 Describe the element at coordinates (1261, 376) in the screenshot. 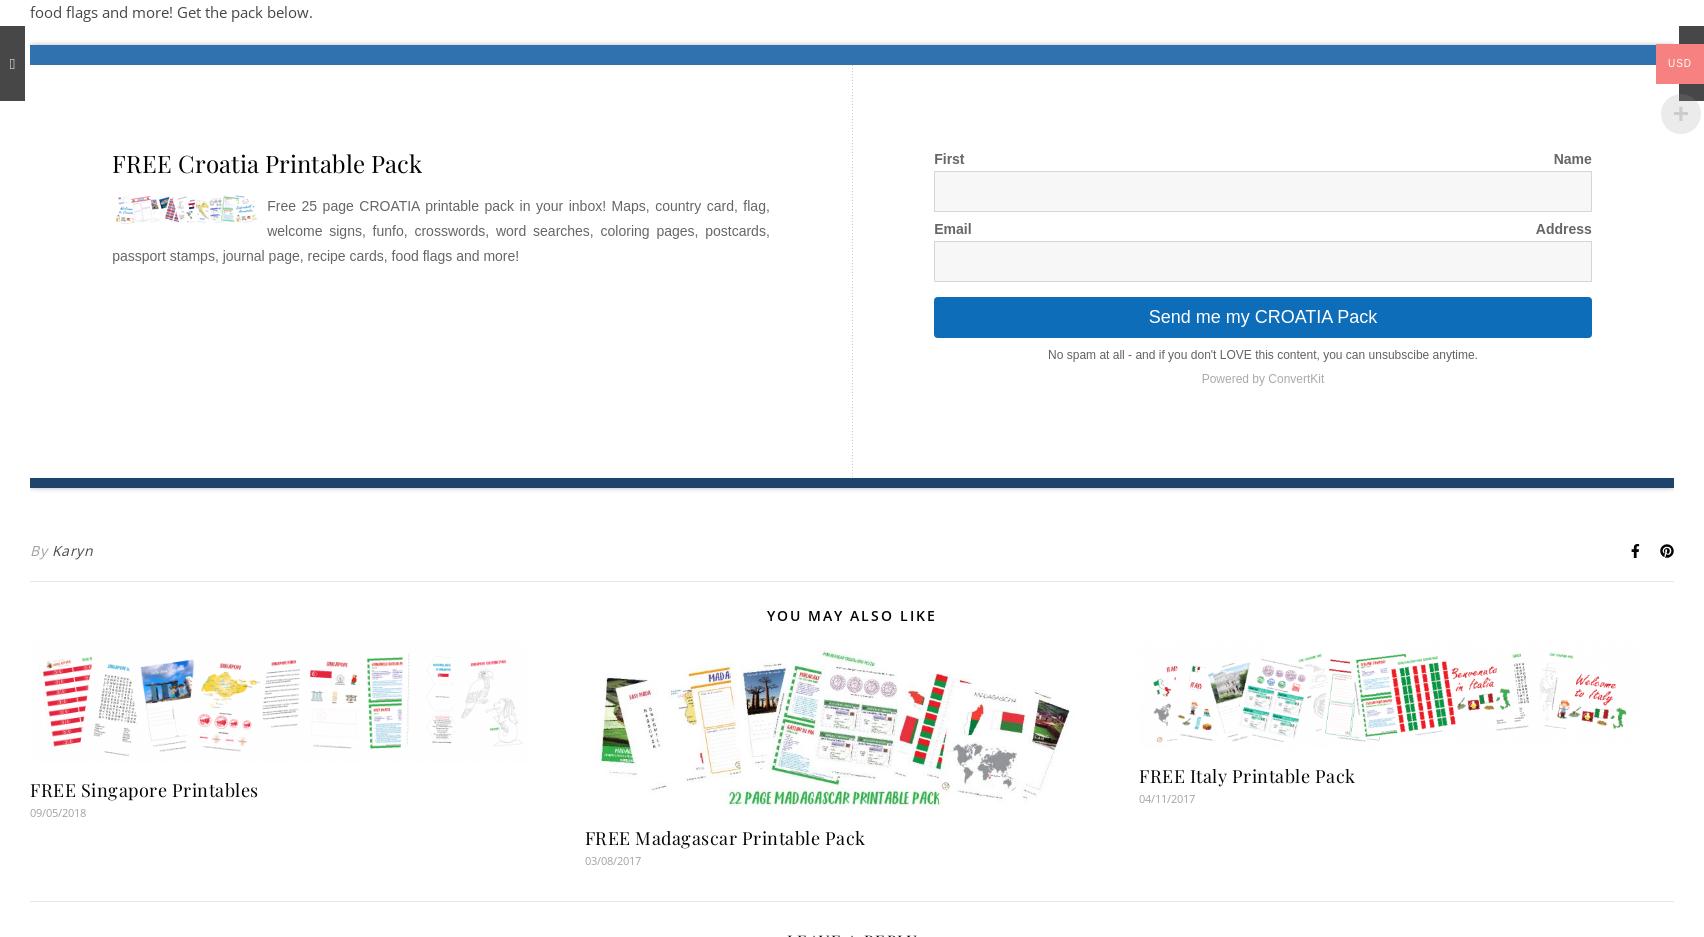

I see `'Powered by ConvertKit'` at that location.